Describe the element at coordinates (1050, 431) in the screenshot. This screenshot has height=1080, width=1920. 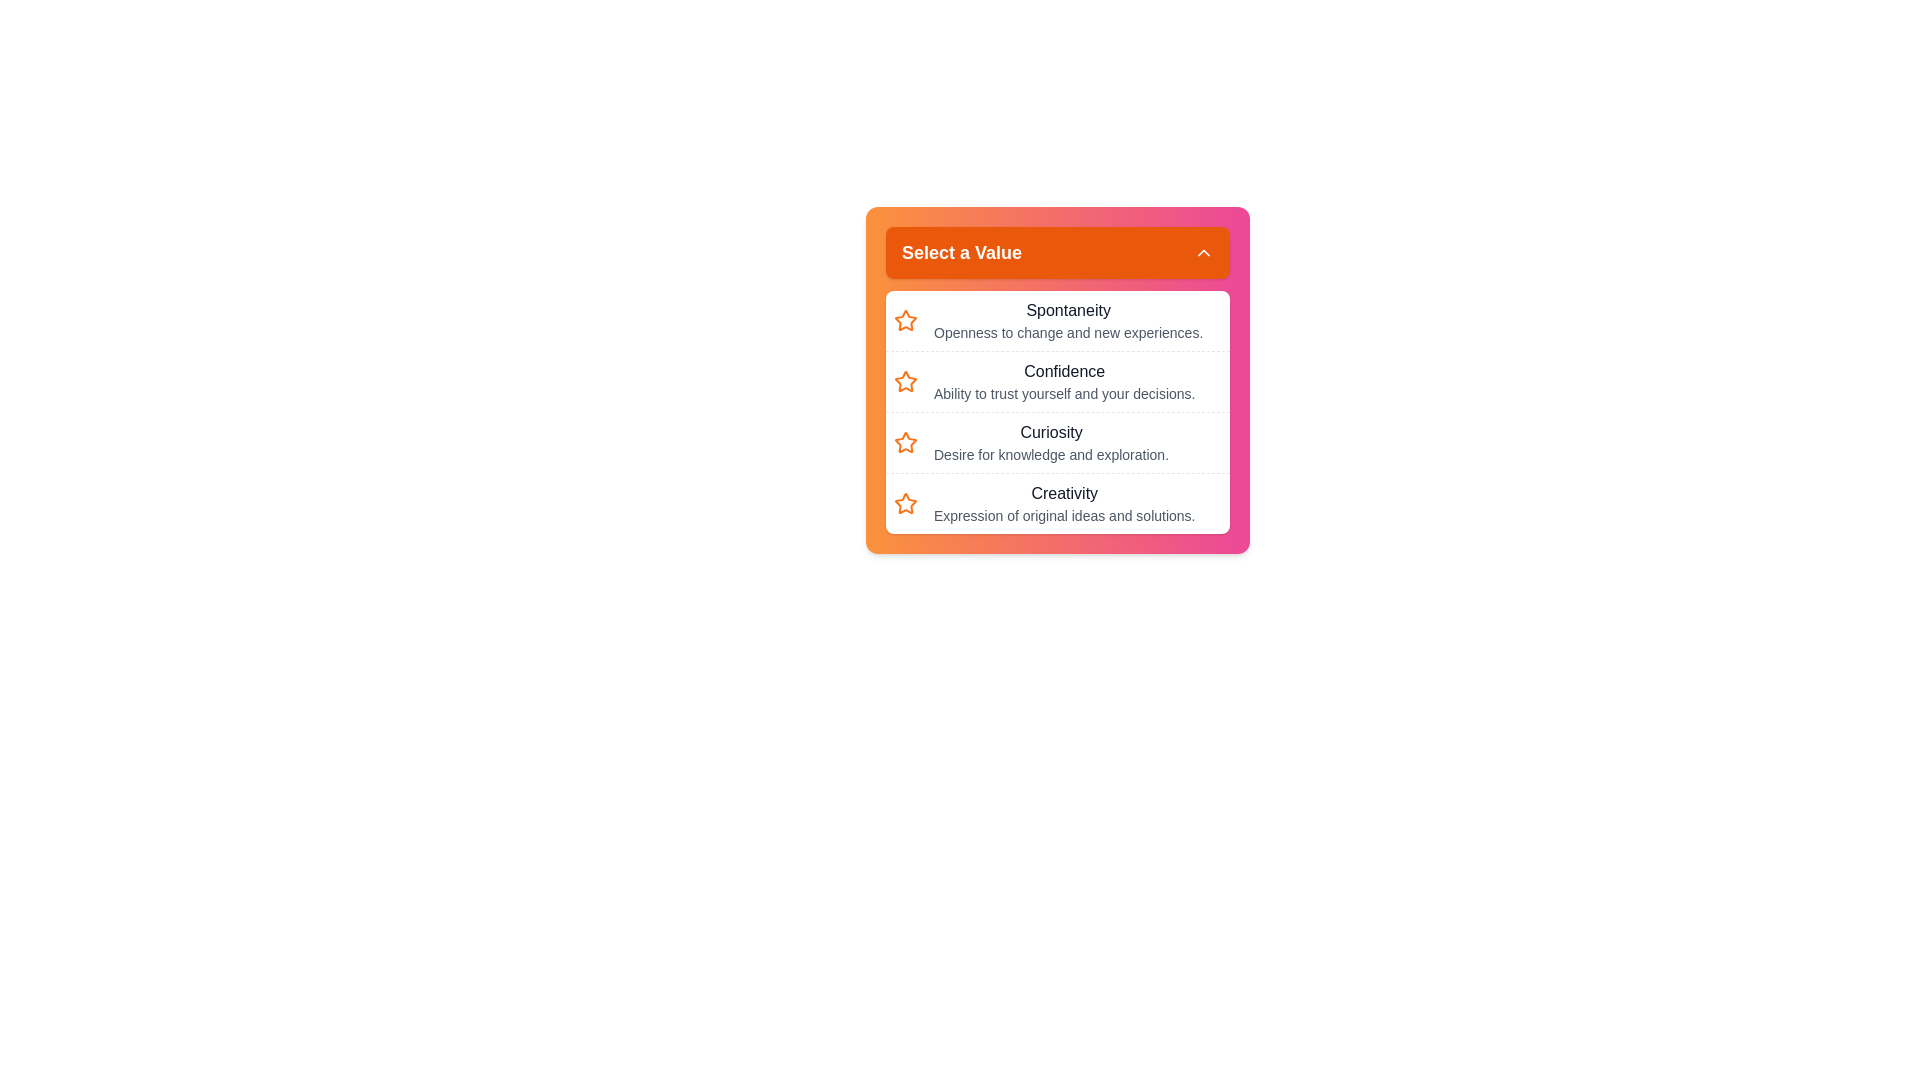
I see `the 'Curiosity' label within the dropdown menu titled 'Select a Value', which serves as a subheading for the description below it` at that location.